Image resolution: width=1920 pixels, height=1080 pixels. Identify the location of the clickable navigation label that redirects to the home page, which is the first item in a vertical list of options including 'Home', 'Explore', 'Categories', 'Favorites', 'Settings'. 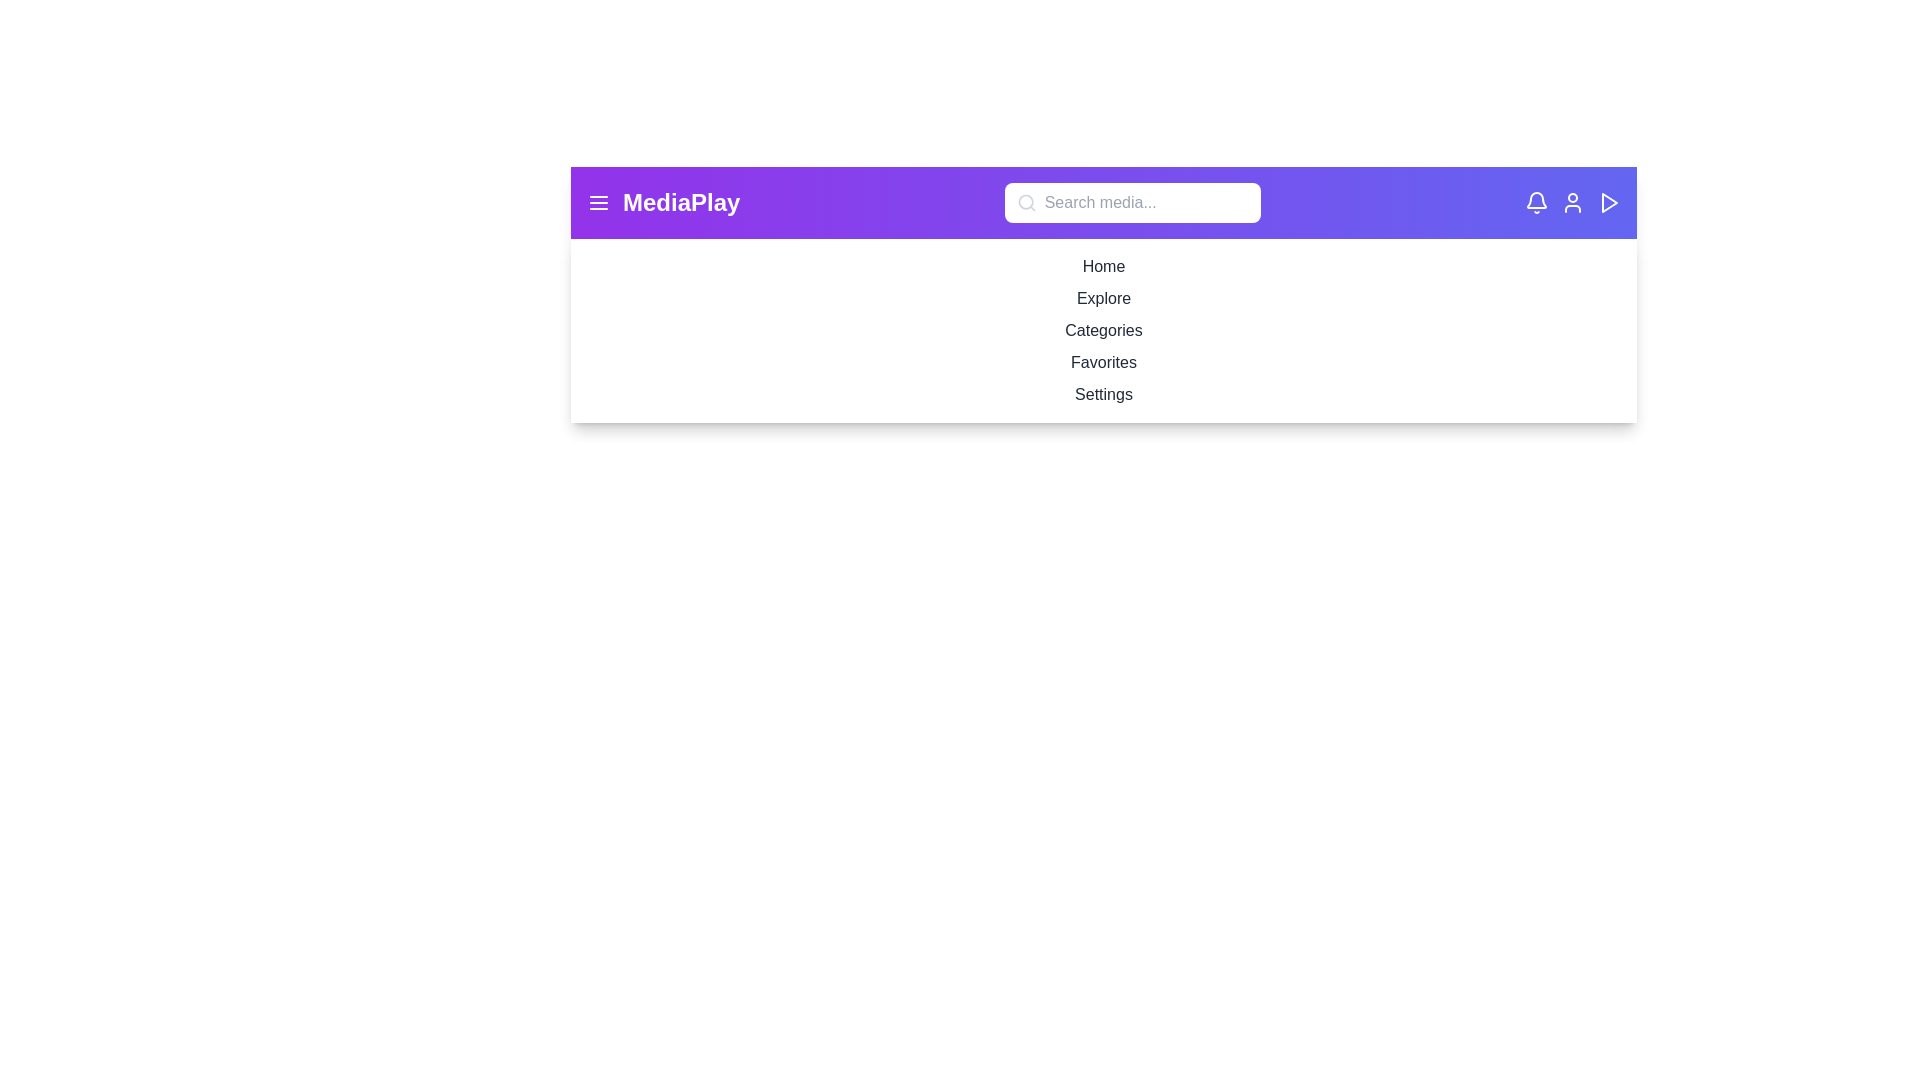
(1103, 265).